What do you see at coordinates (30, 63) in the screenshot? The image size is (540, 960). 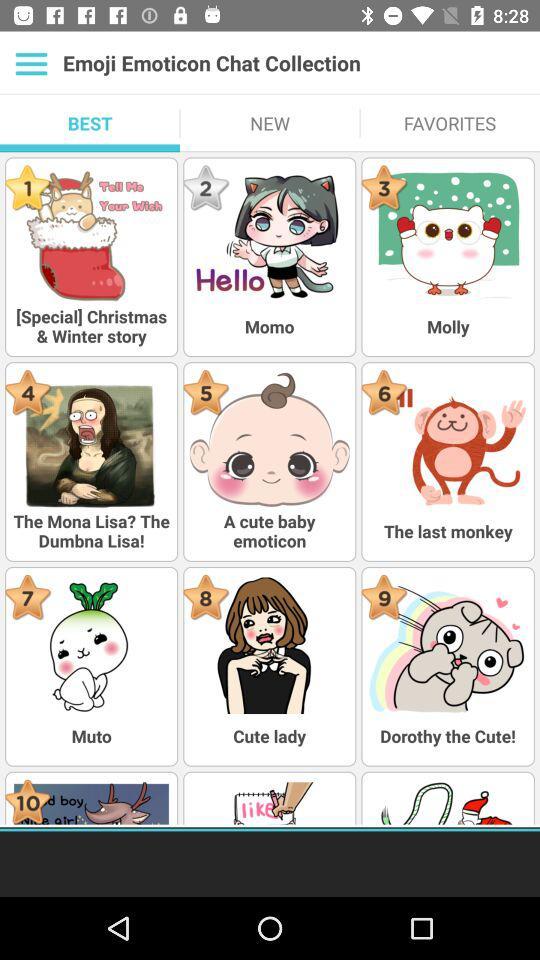 I see `click menu` at bounding box center [30, 63].